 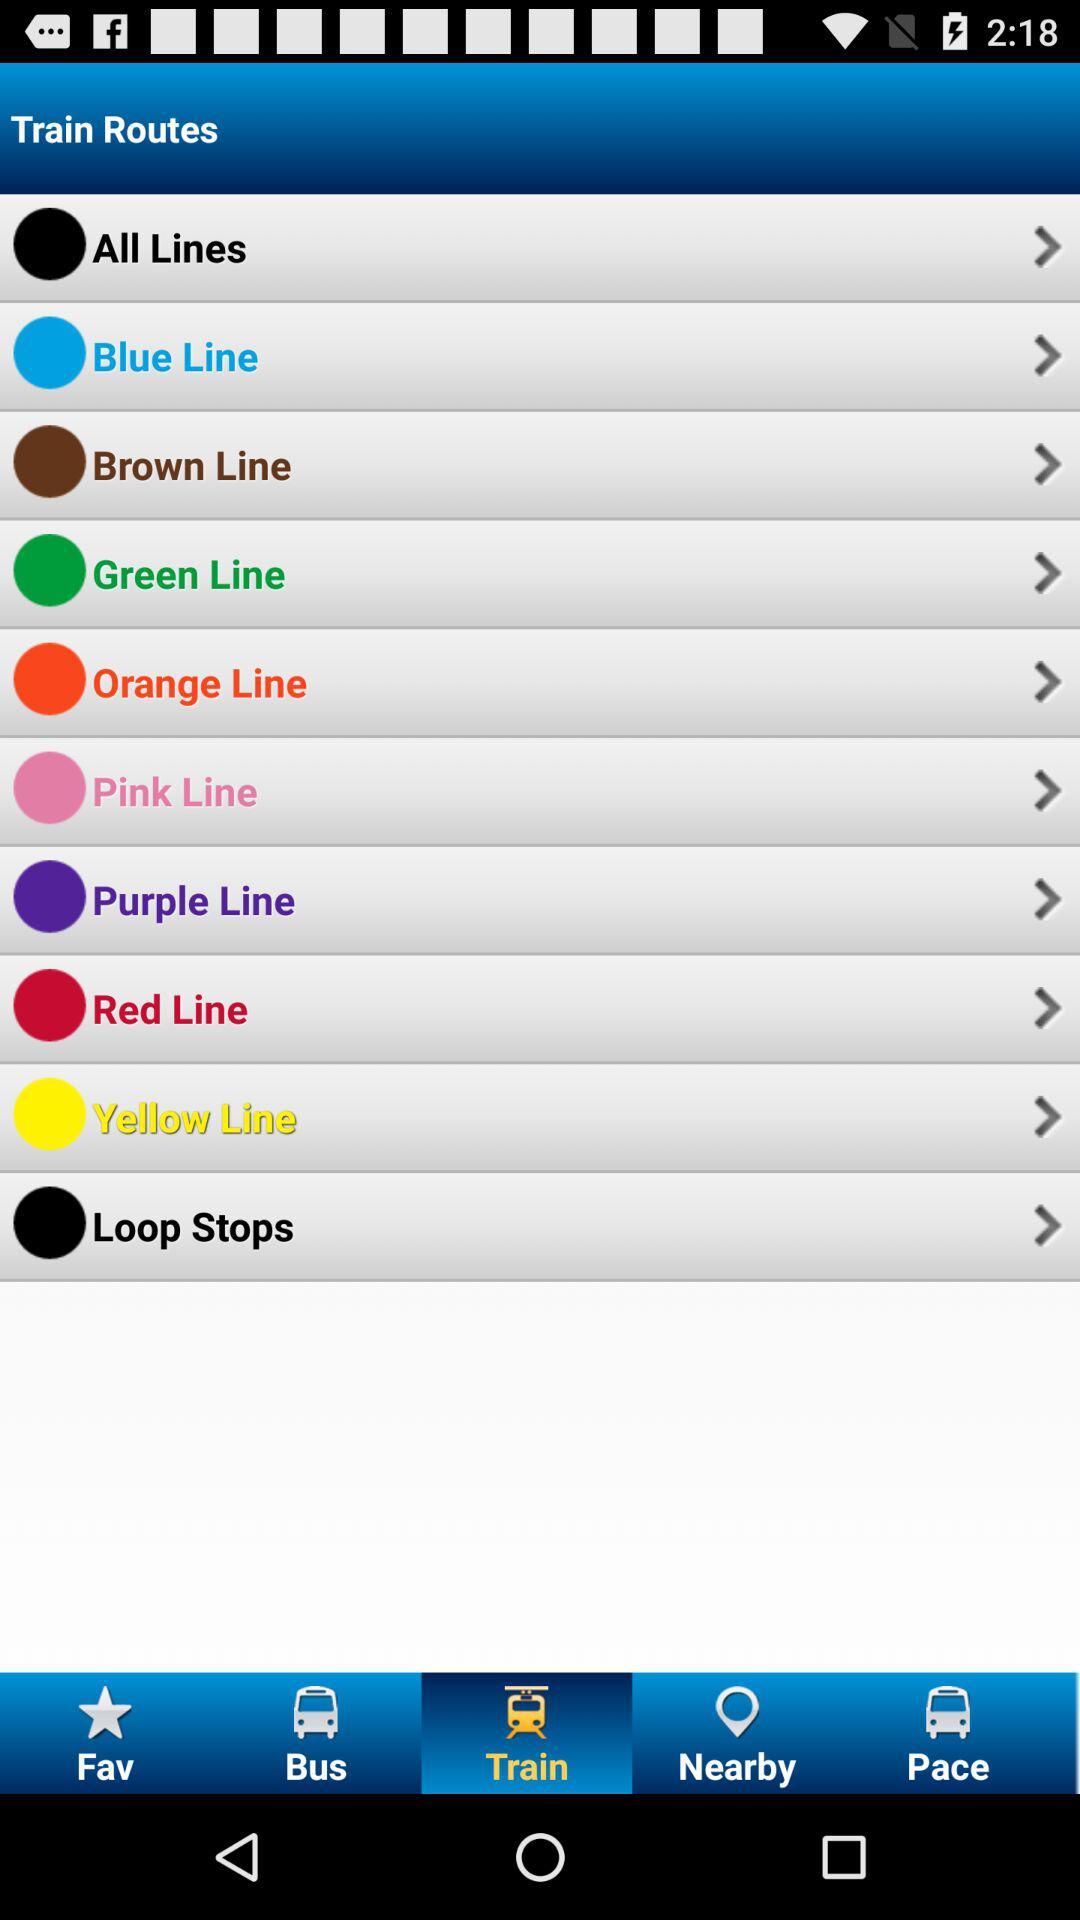 What do you see at coordinates (1044, 789) in the screenshot?
I see `icon to the right of pink line item` at bounding box center [1044, 789].